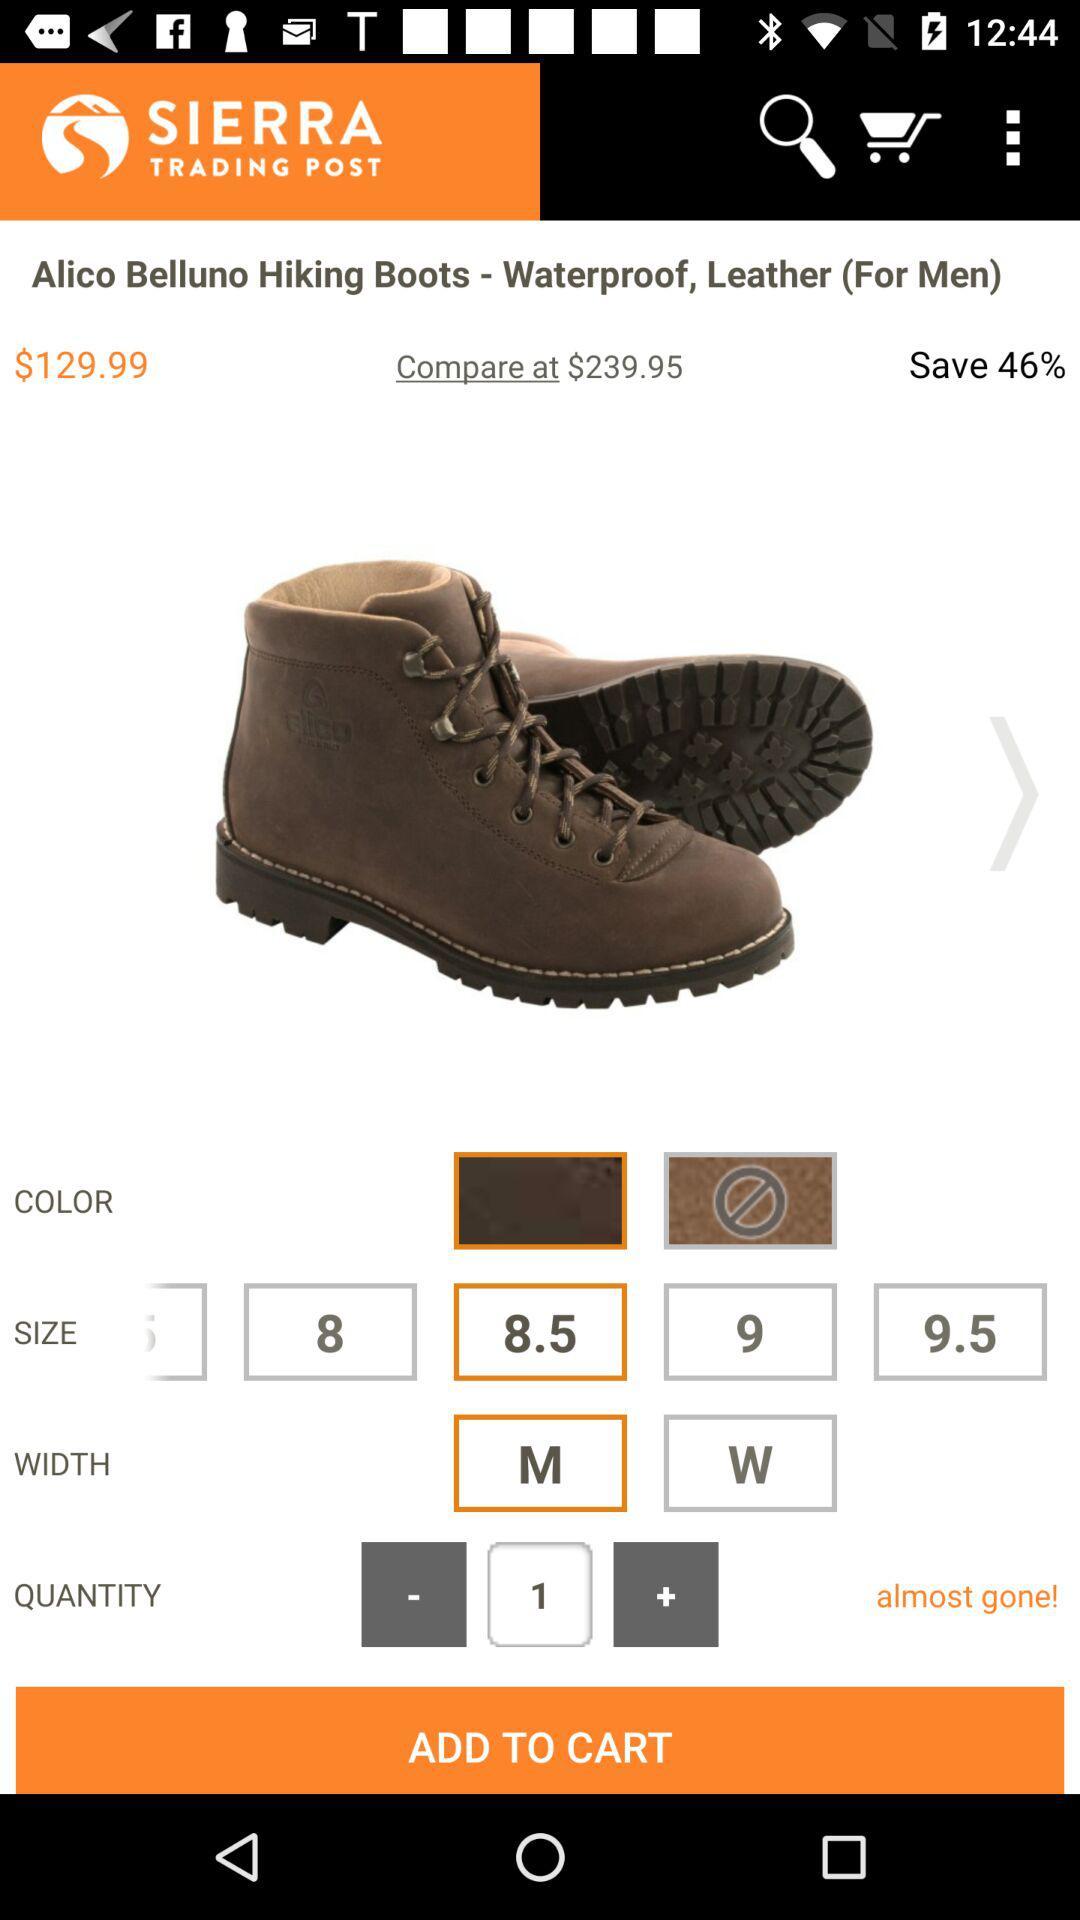  Describe the element at coordinates (666, 1593) in the screenshot. I see `the + button` at that location.